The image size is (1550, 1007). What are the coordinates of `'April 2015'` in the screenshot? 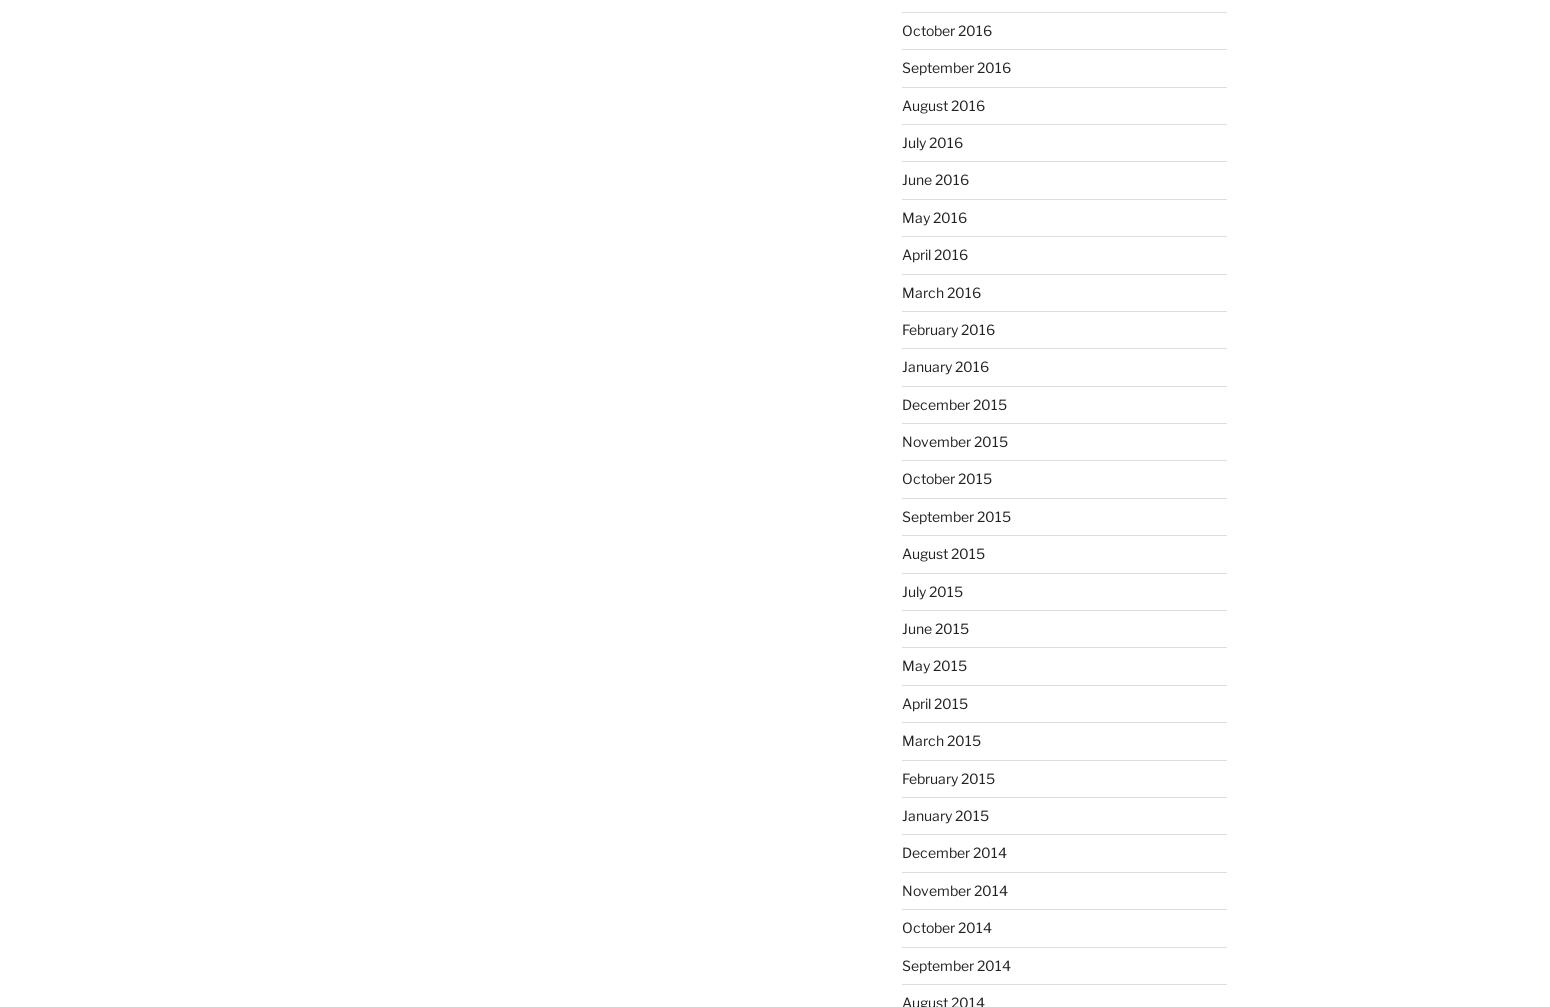 It's located at (933, 701).